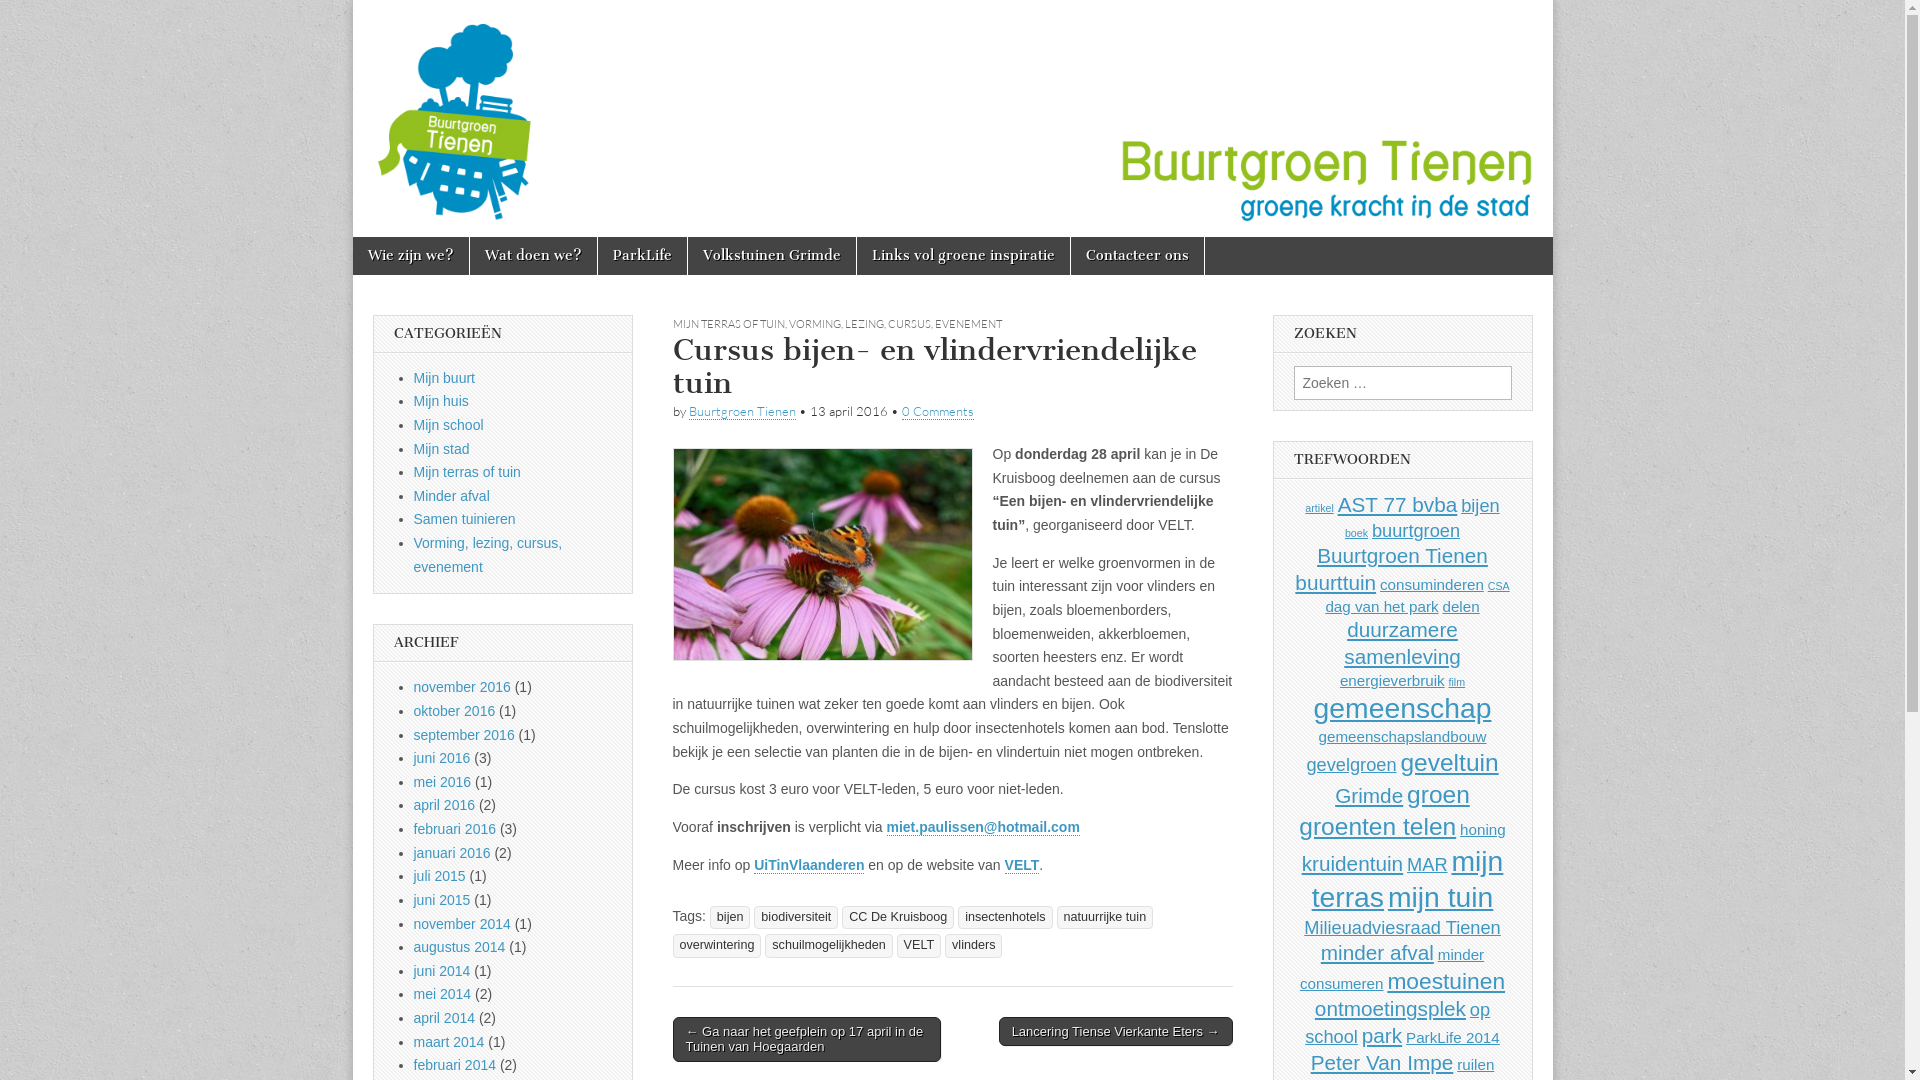  What do you see at coordinates (1335, 582) in the screenshot?
I see `'buurttuin'` at bounding box center [1335, 582].